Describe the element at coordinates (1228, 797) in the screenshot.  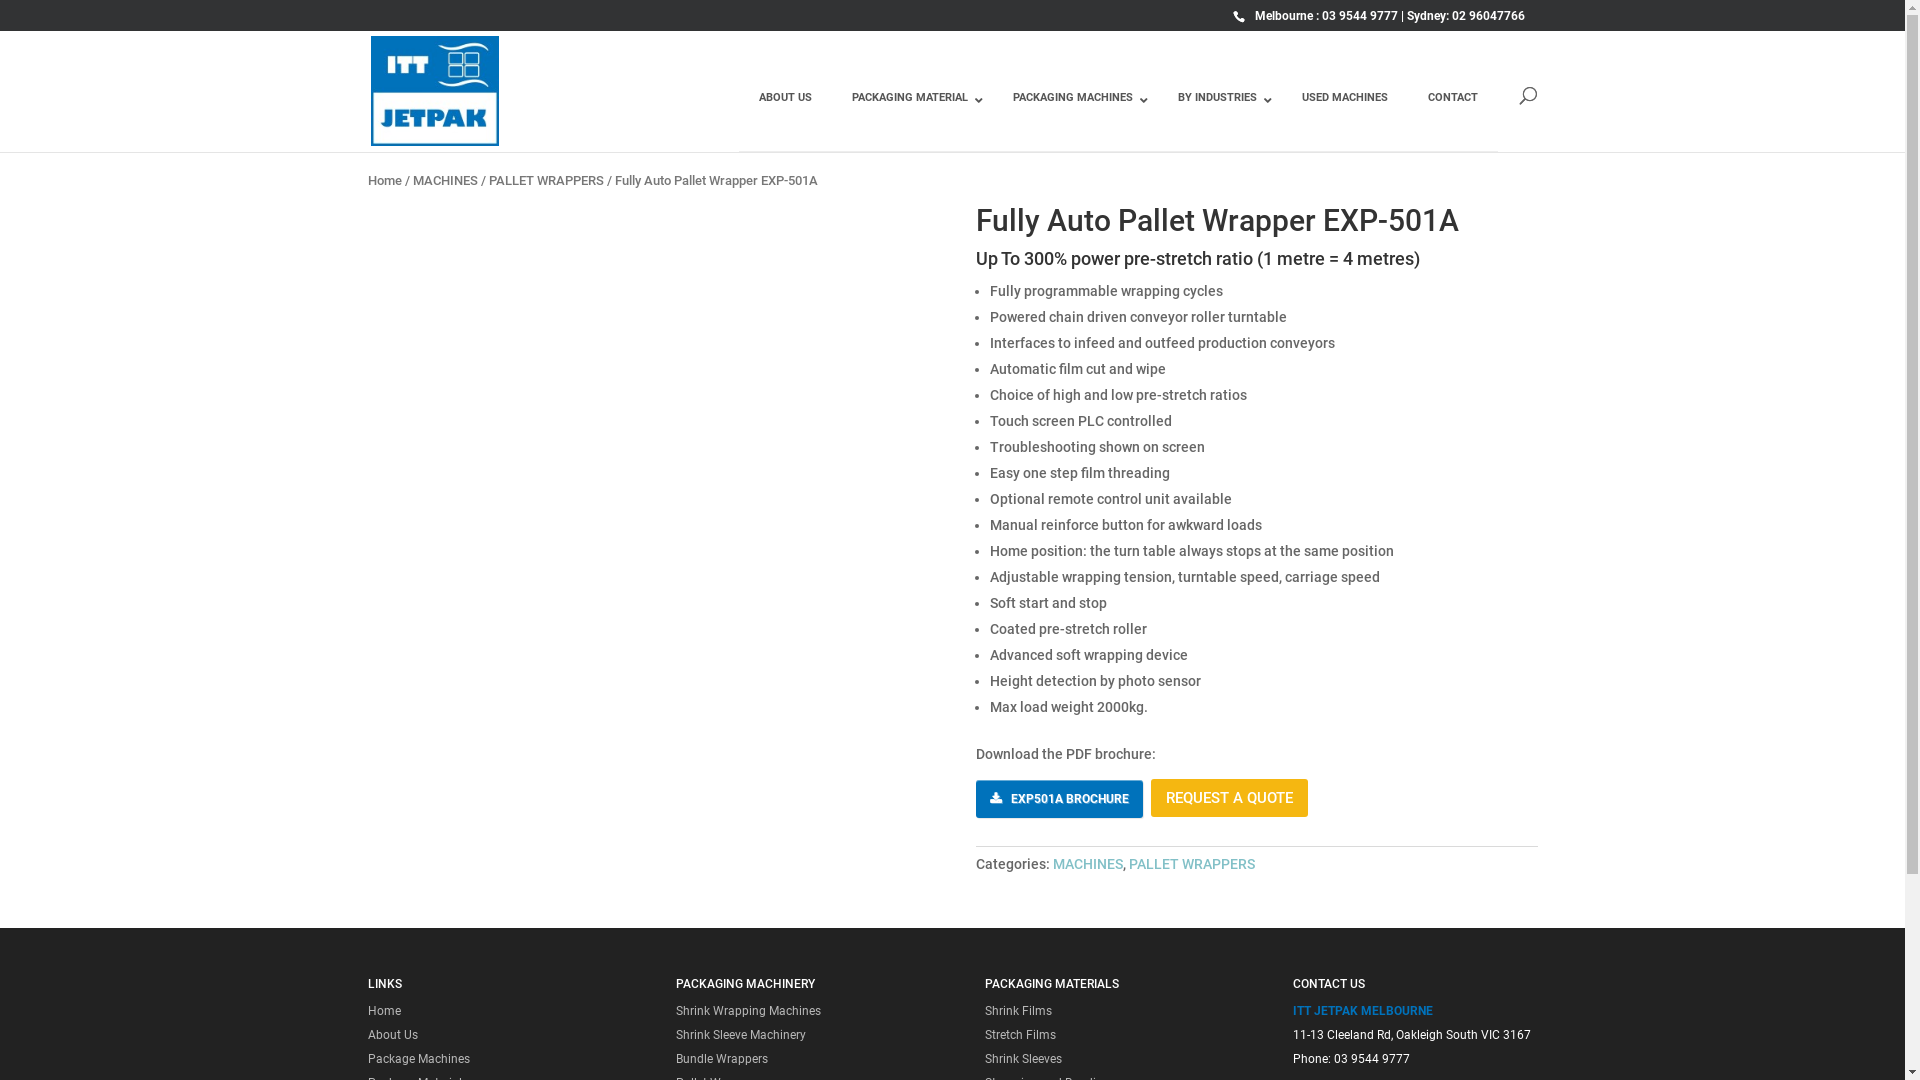
I see `'REQUEST A QUOTE'` at that location.